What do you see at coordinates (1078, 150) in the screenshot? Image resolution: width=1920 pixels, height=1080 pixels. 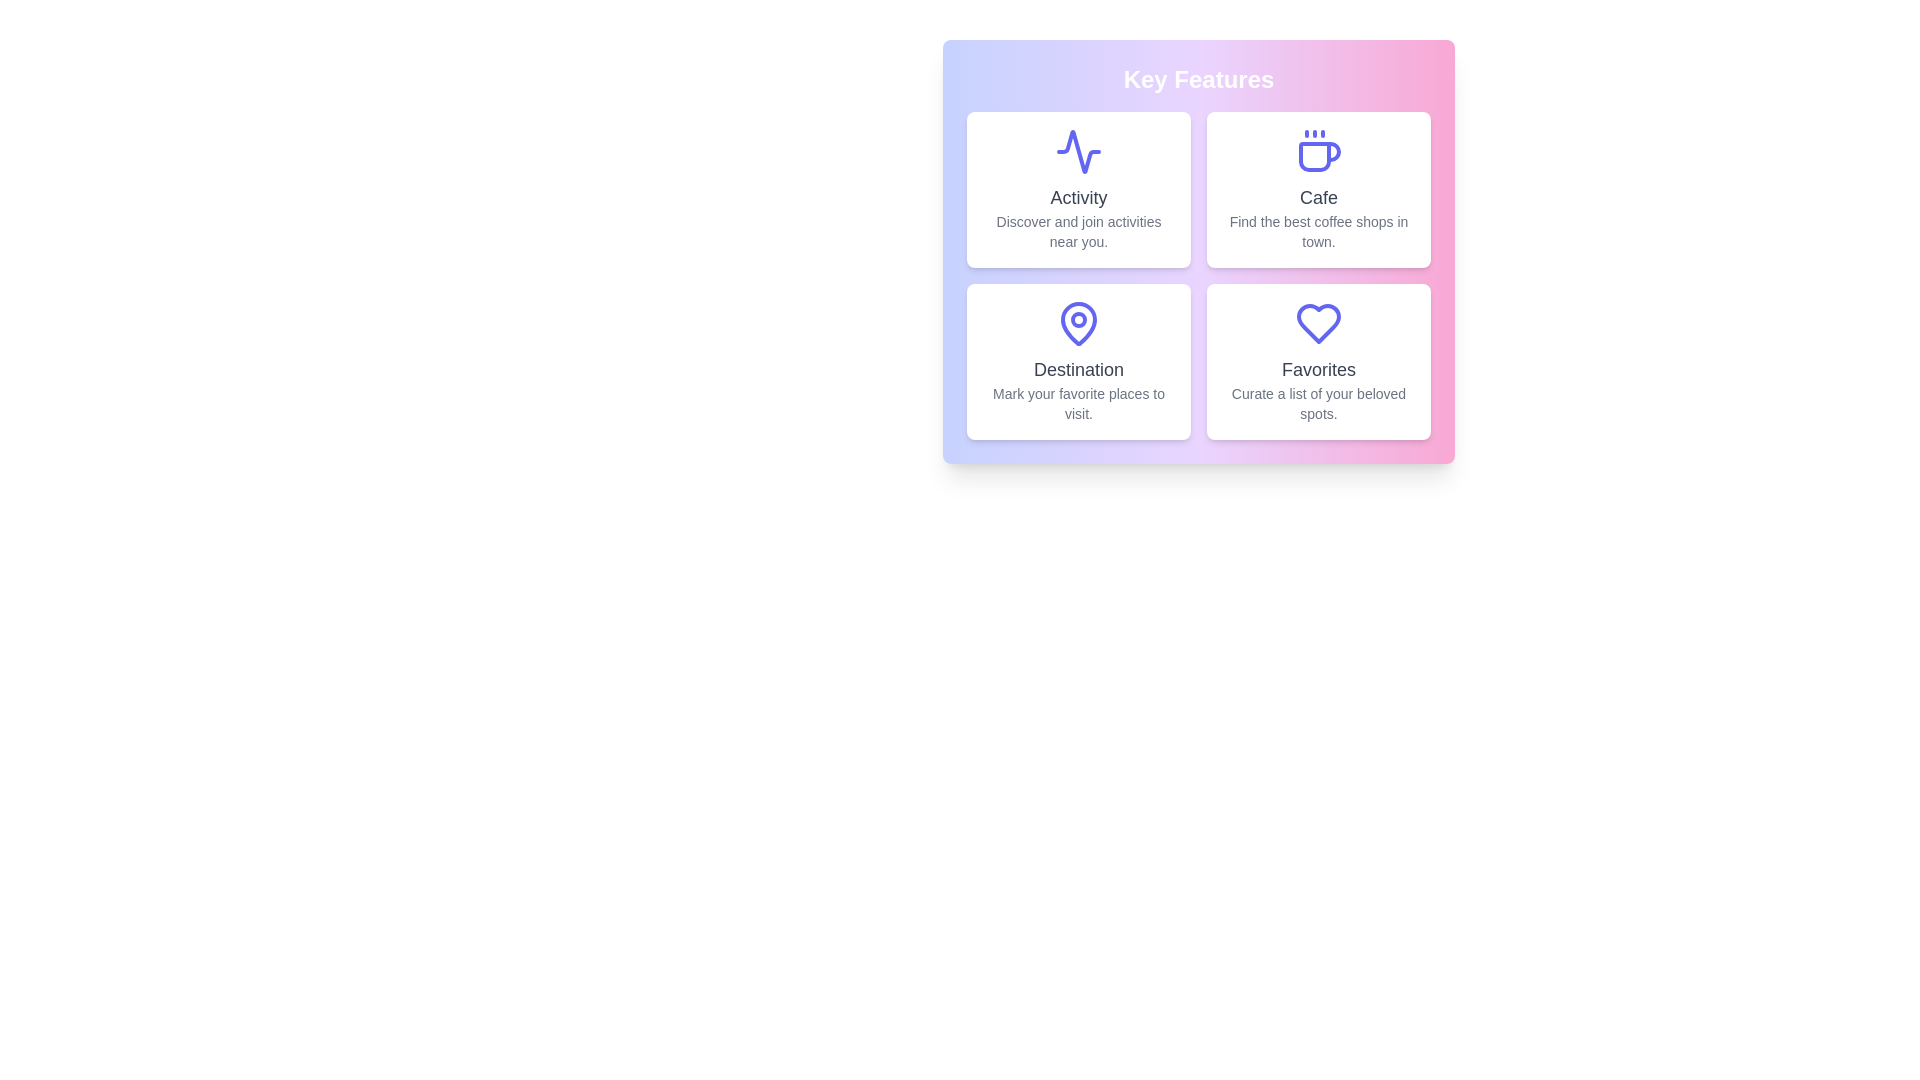 I see `the Activity icon to interact with the corresponding feature` at bounding box center [1078, 150].